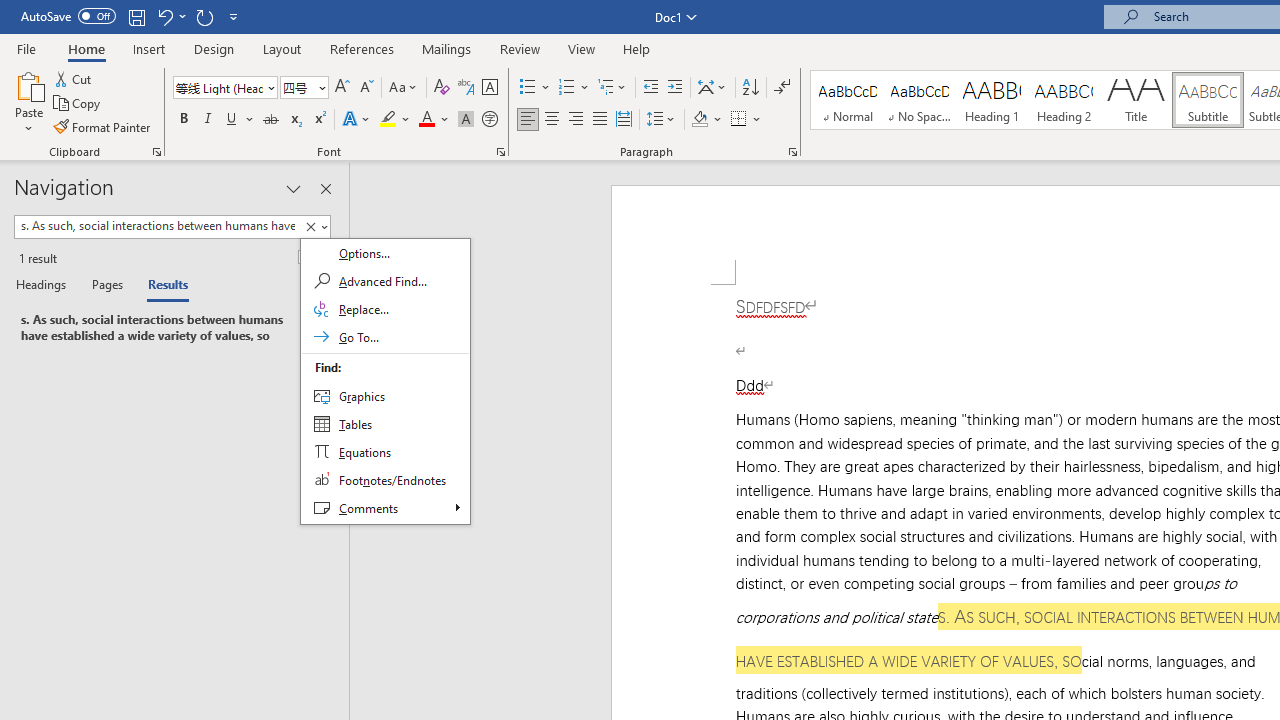  Describe the element at coordinates (598, 119) in the screenshot. I see `'Justify'` at that location.